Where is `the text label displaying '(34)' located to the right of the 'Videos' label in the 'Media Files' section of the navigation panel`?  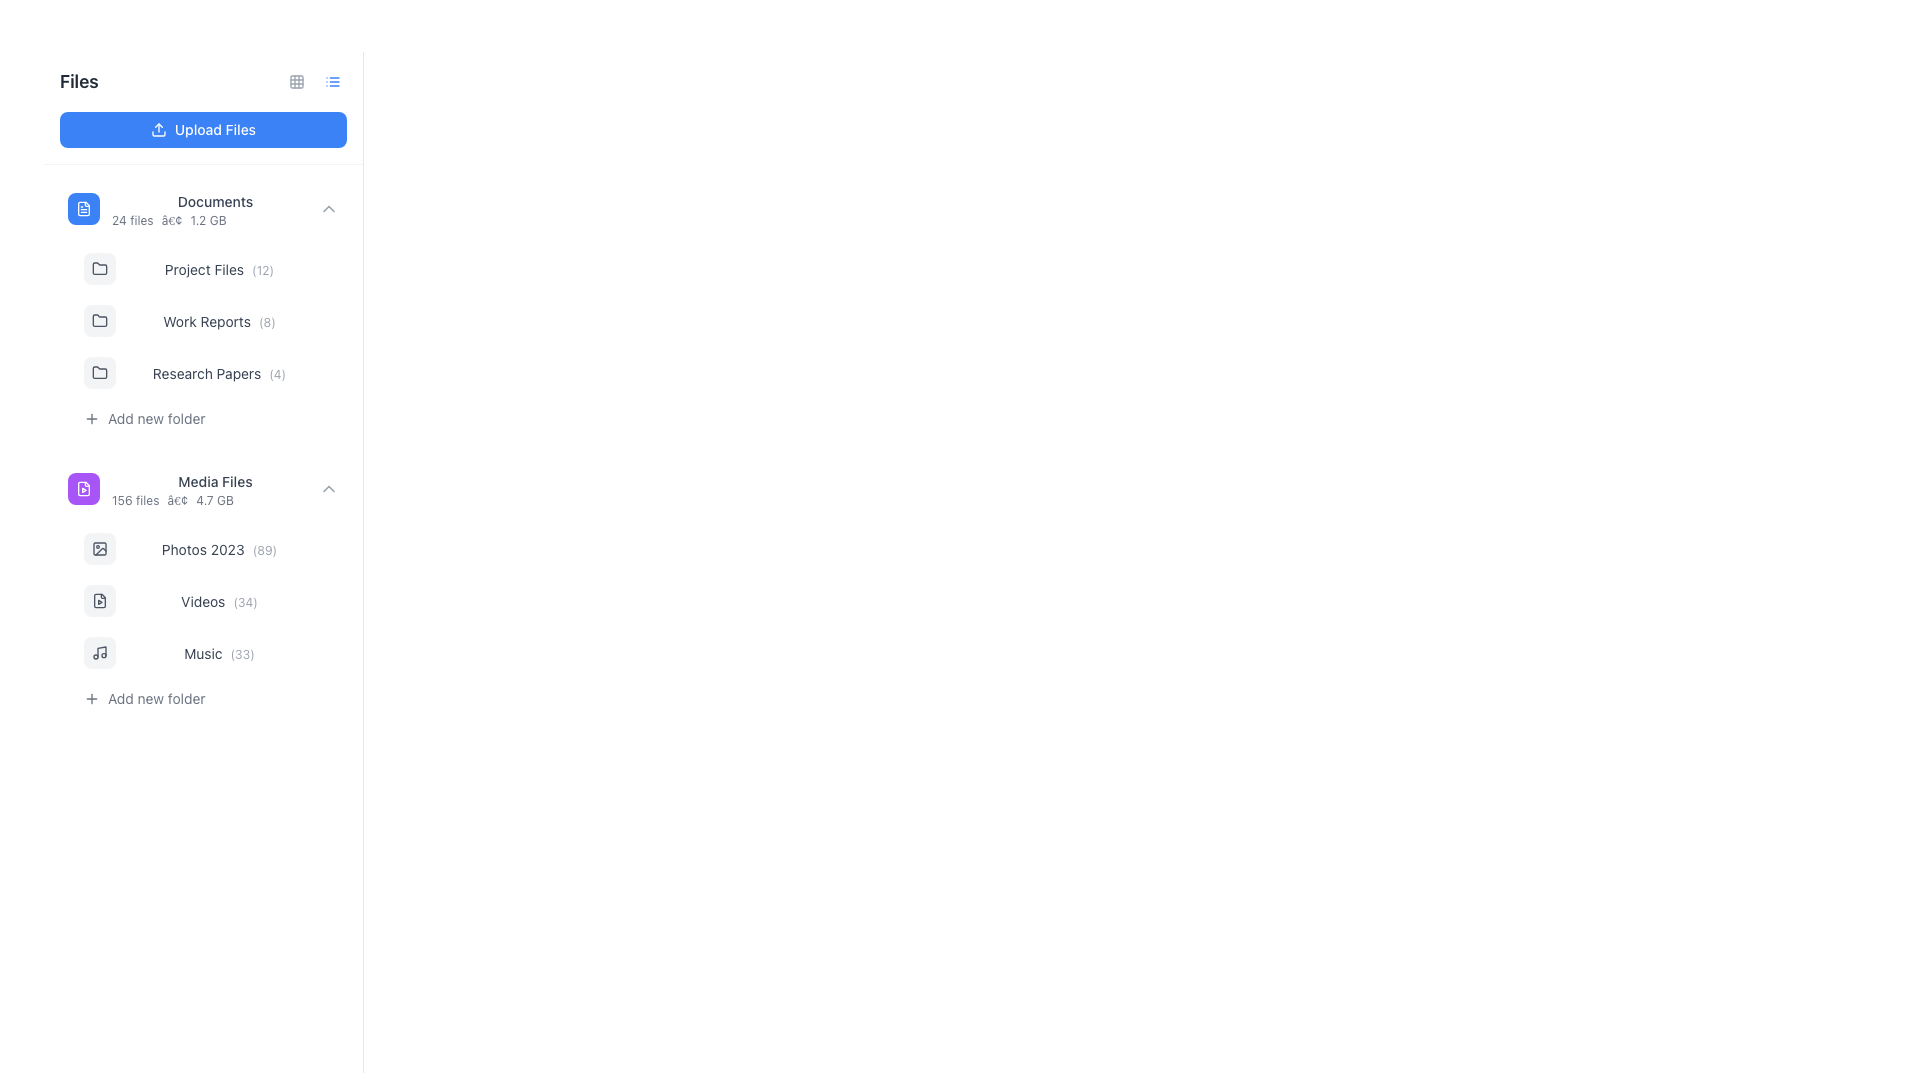 the text label displaying '(34)' located to the right of the 'Videos' label in the 'Media Files' section of the navigation panel is located at coordinates (244, 601).